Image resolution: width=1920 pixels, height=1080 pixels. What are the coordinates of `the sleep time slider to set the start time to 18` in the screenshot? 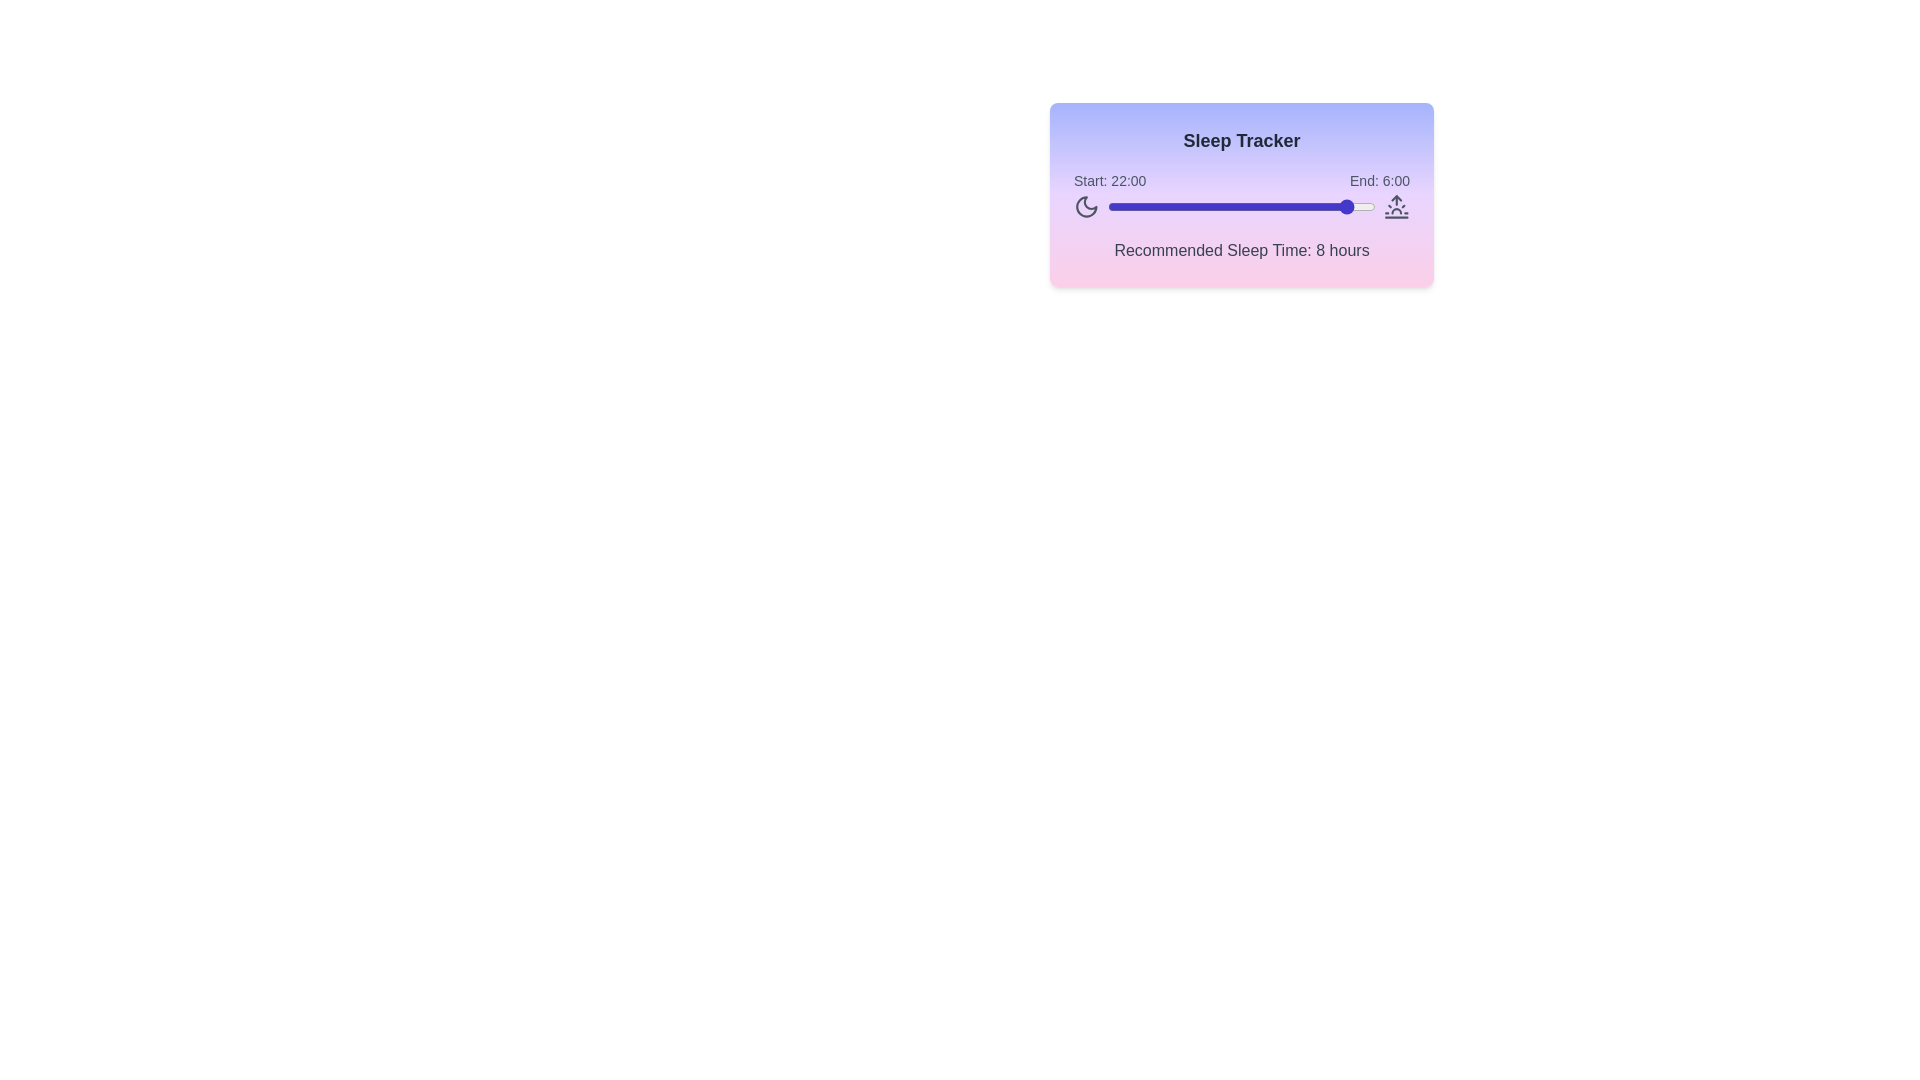 It's located at (1309, 207).